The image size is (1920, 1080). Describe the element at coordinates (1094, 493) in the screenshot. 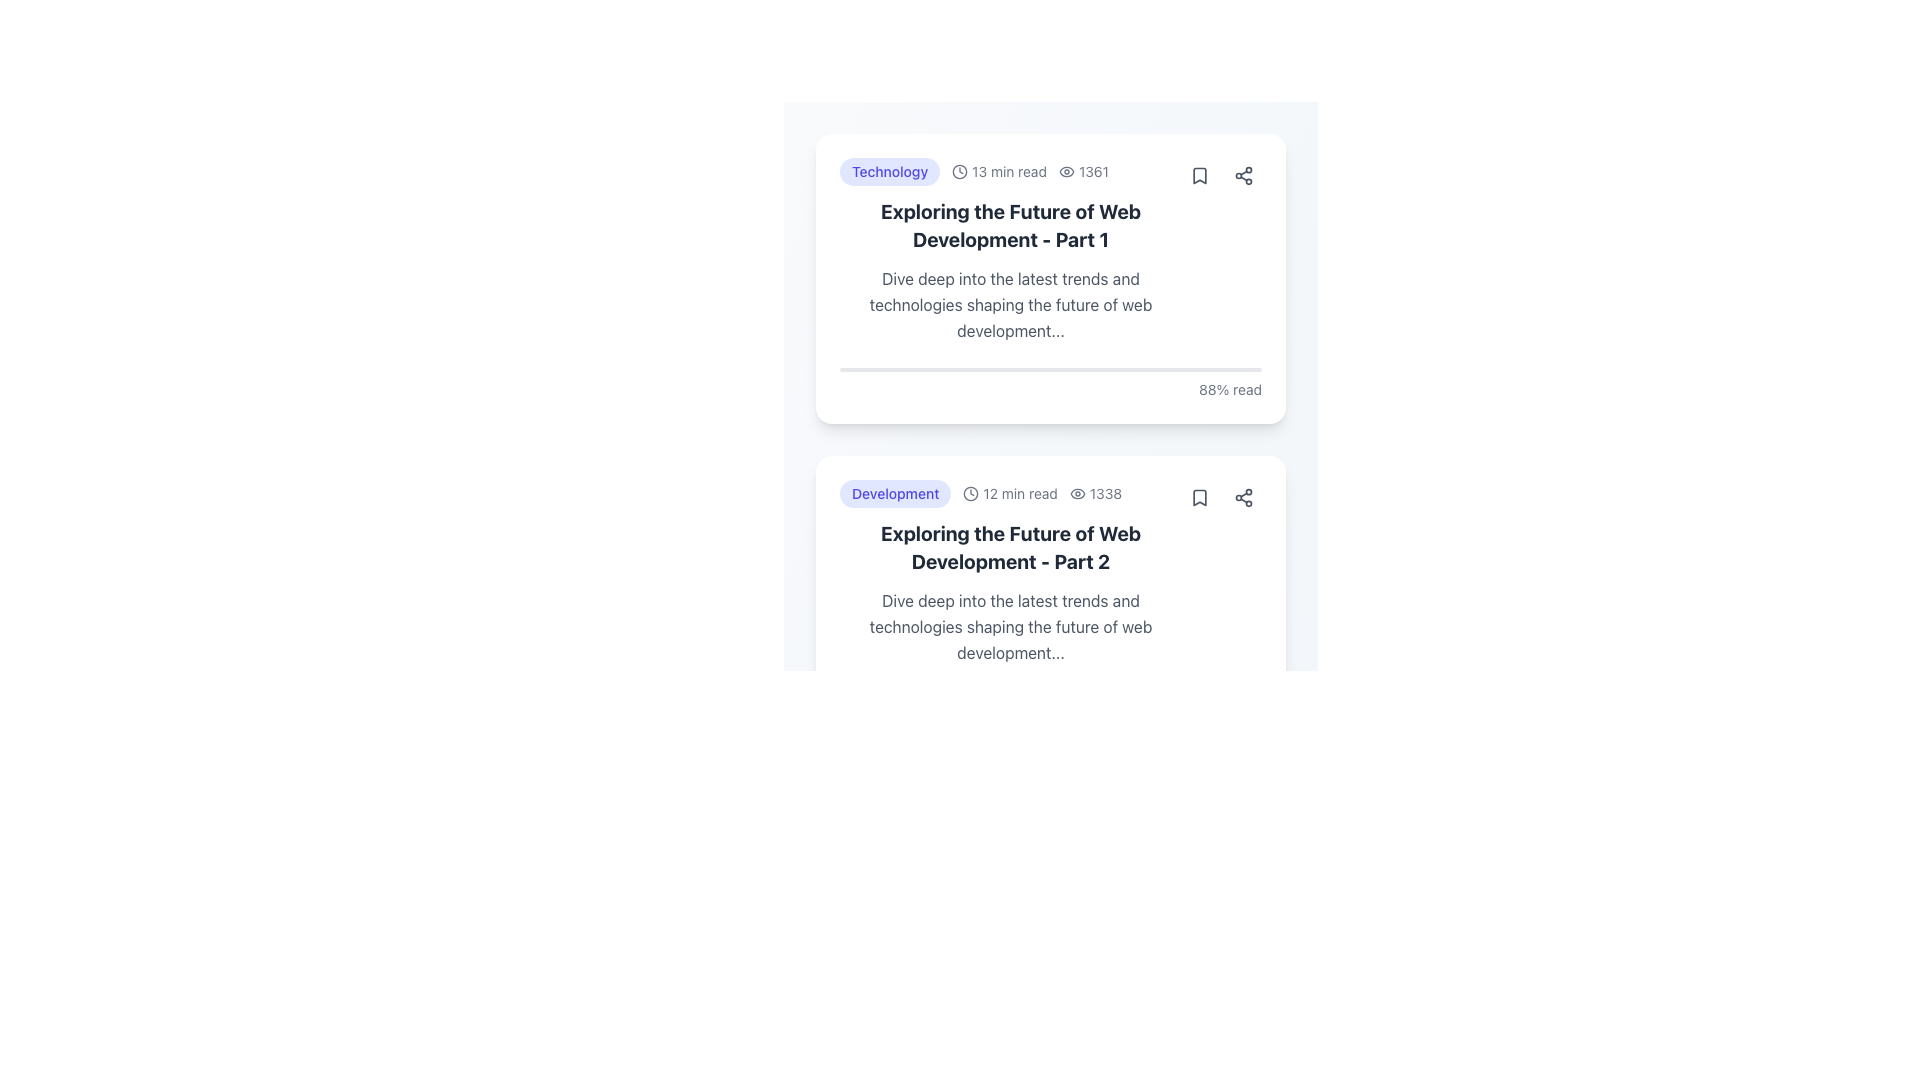

I see `the text label displaying the view count located to the right of the eye icon in the second content card` at that location.